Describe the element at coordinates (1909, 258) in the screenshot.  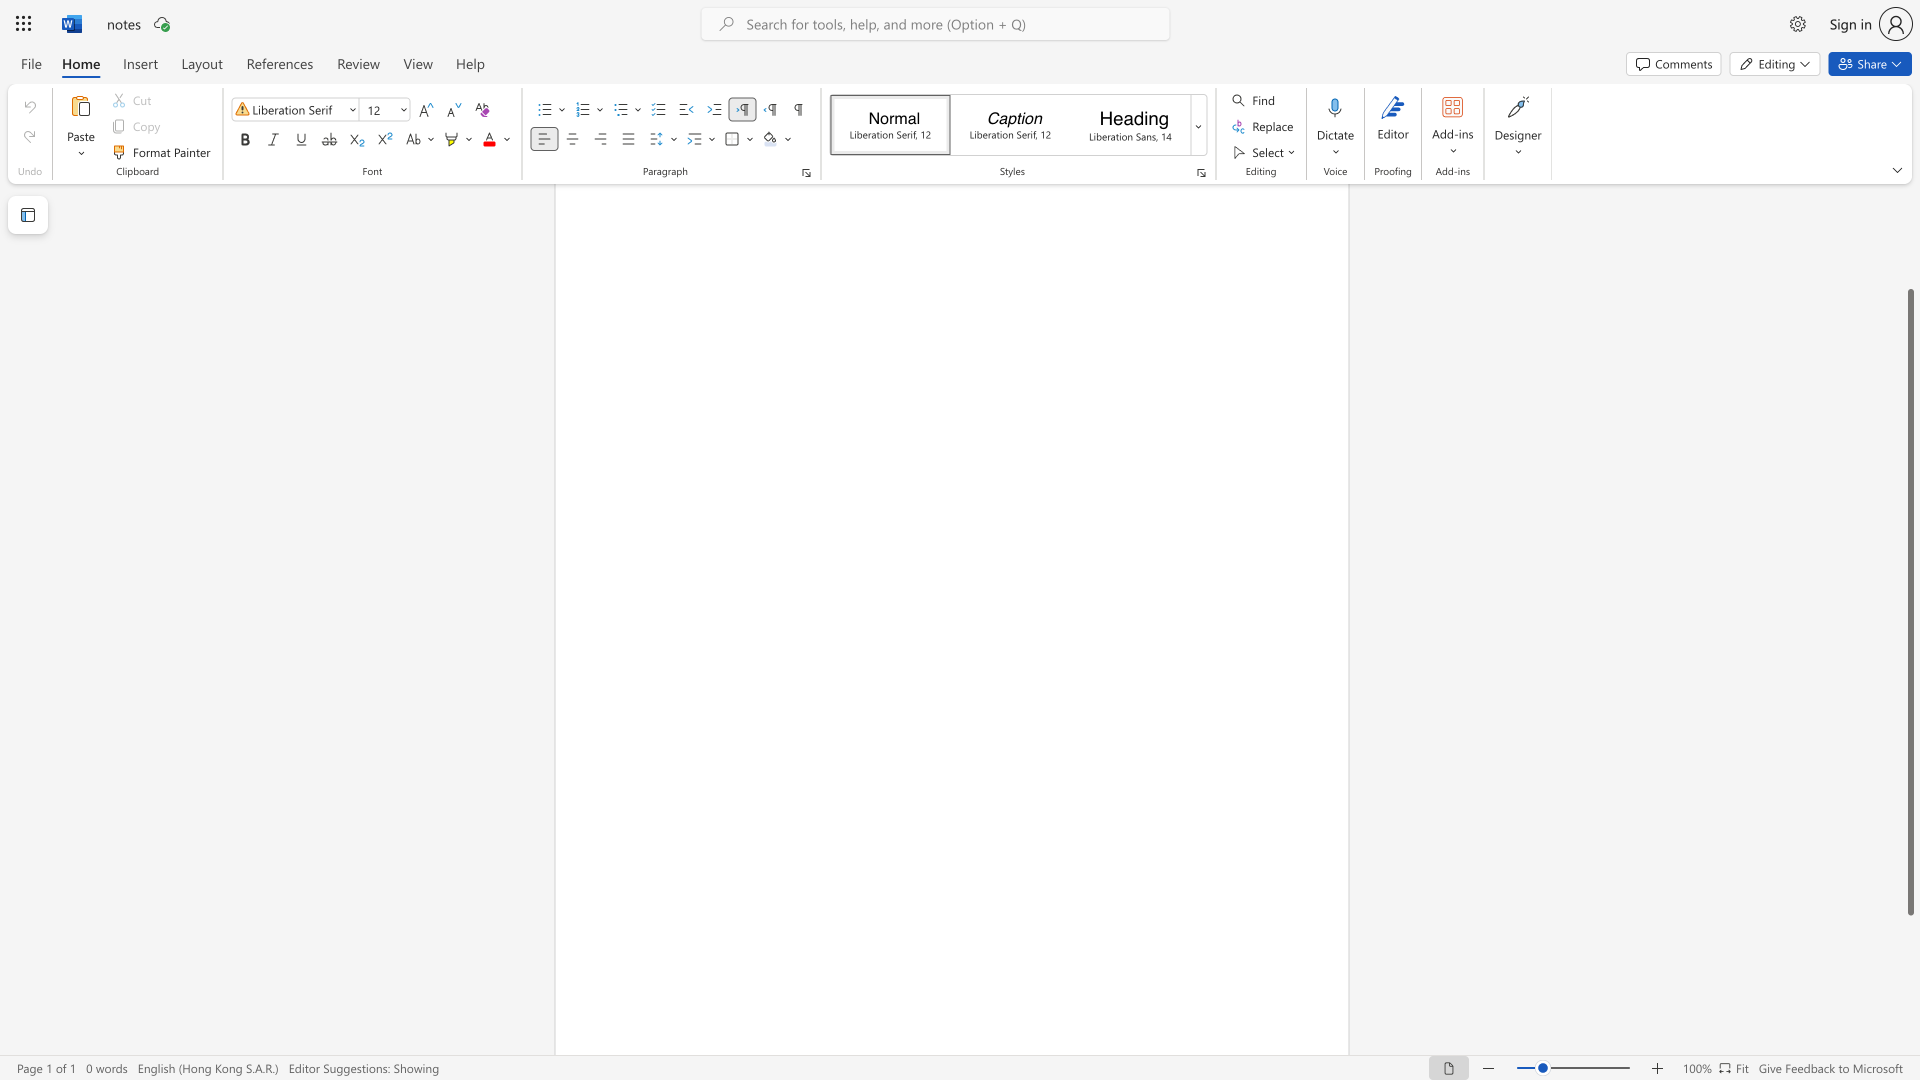
I see `the scrollbar on the side` at that location.